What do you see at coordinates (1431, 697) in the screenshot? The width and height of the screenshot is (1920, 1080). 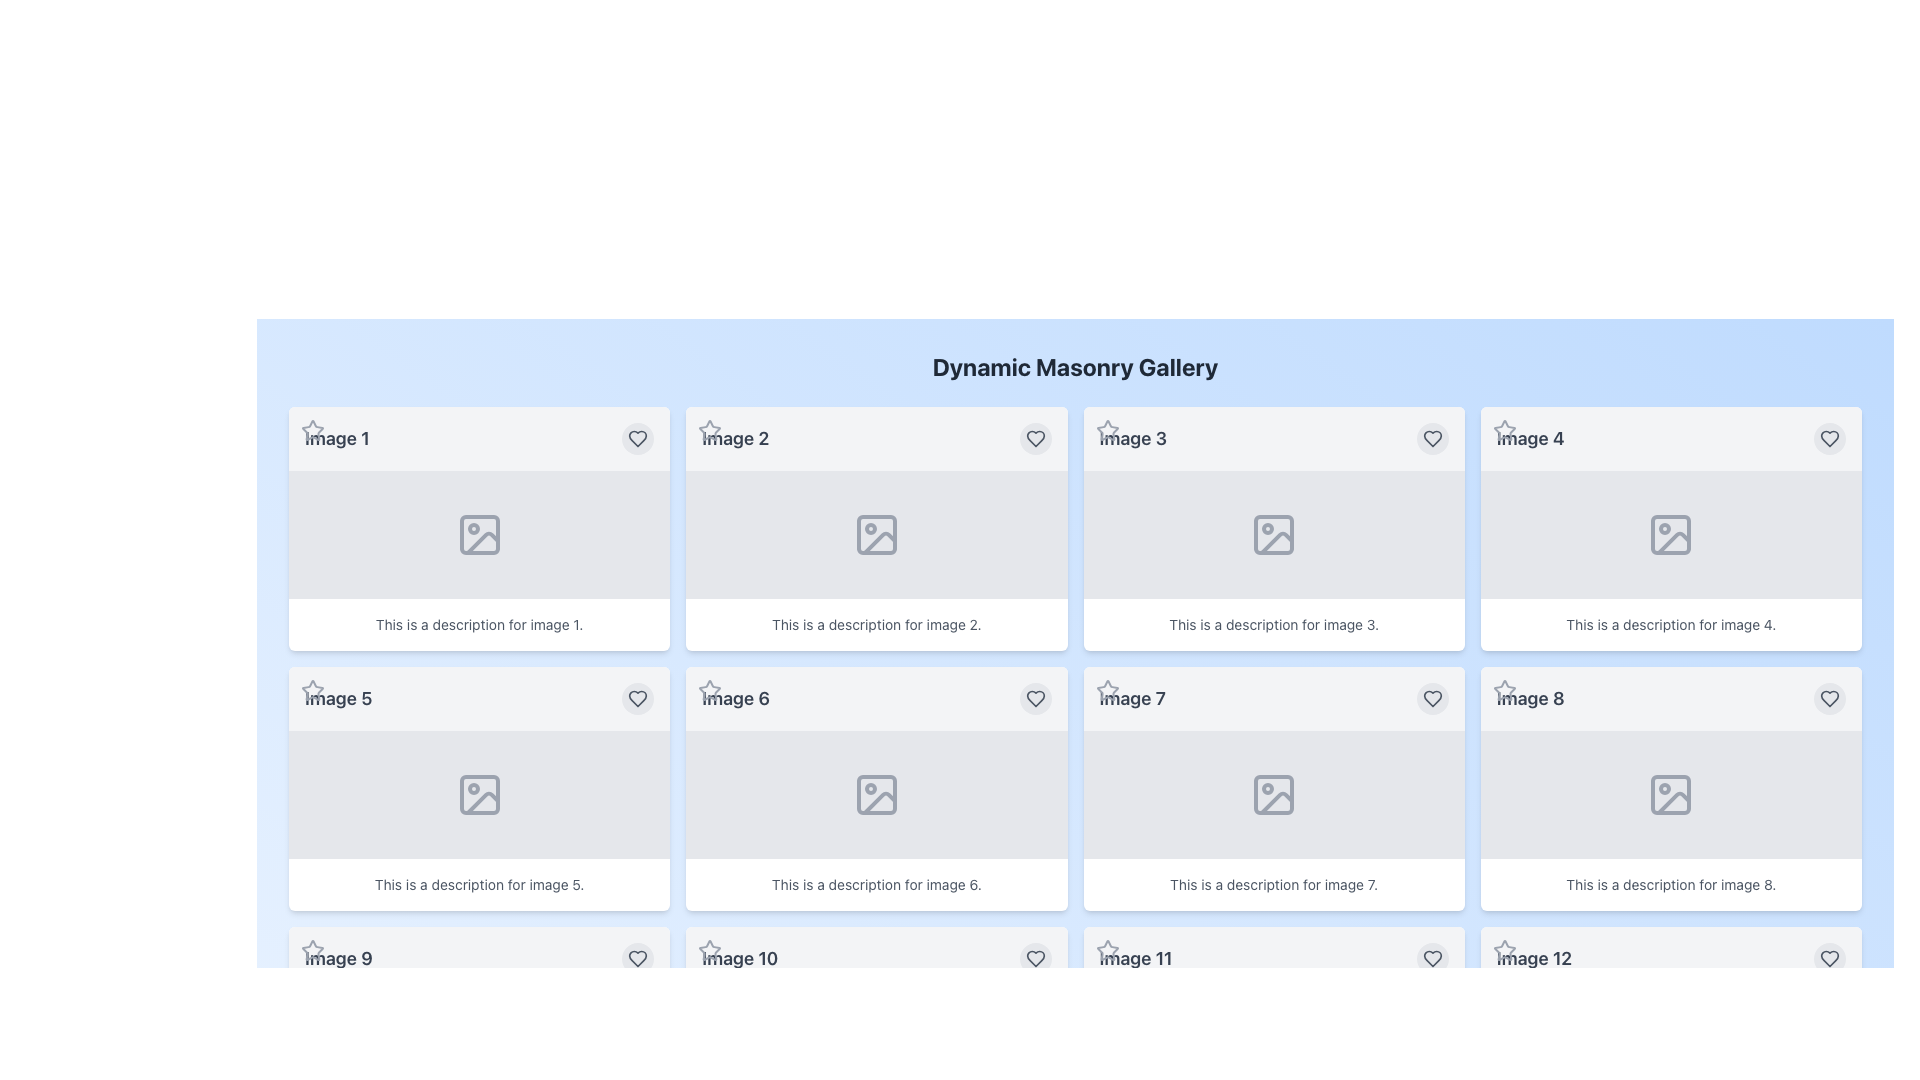 I see `the heart icon button located in the top-right corner of the 'Image 7' card to like or favorite the content` at bounding box center [1431, 697].